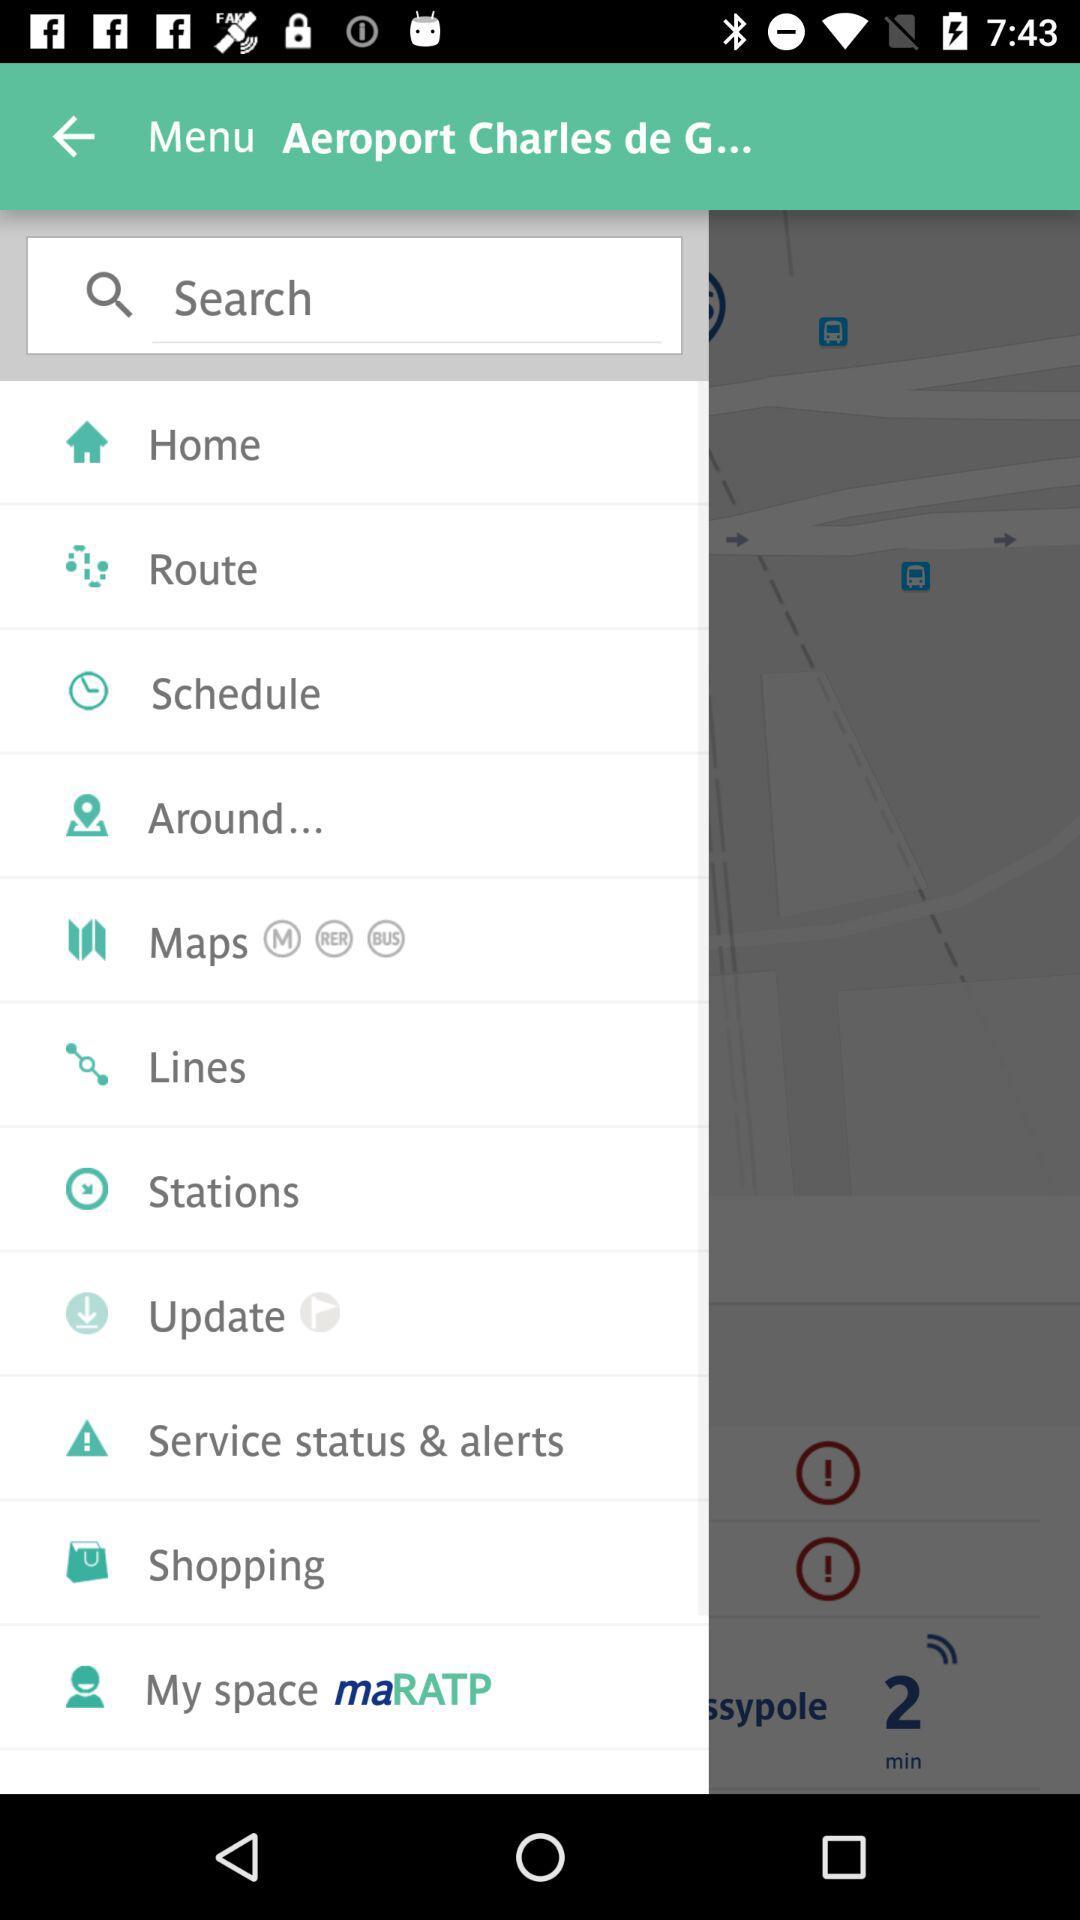 This screenshot has width=1080, height=1920. I want to click on the symbol which is to the immediate right of update, so click(319, 1311).